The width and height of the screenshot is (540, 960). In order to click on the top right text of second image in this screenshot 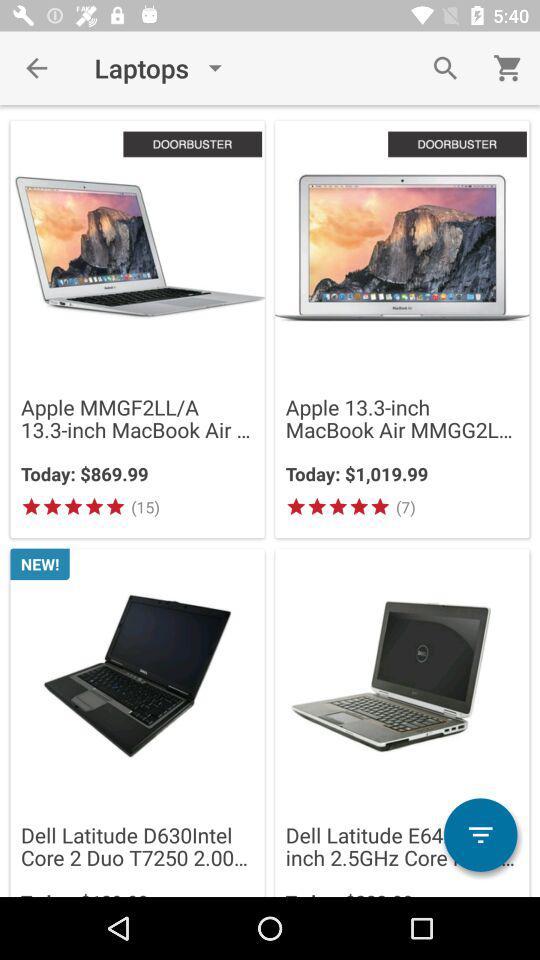, I will do `click(457, 143)`.